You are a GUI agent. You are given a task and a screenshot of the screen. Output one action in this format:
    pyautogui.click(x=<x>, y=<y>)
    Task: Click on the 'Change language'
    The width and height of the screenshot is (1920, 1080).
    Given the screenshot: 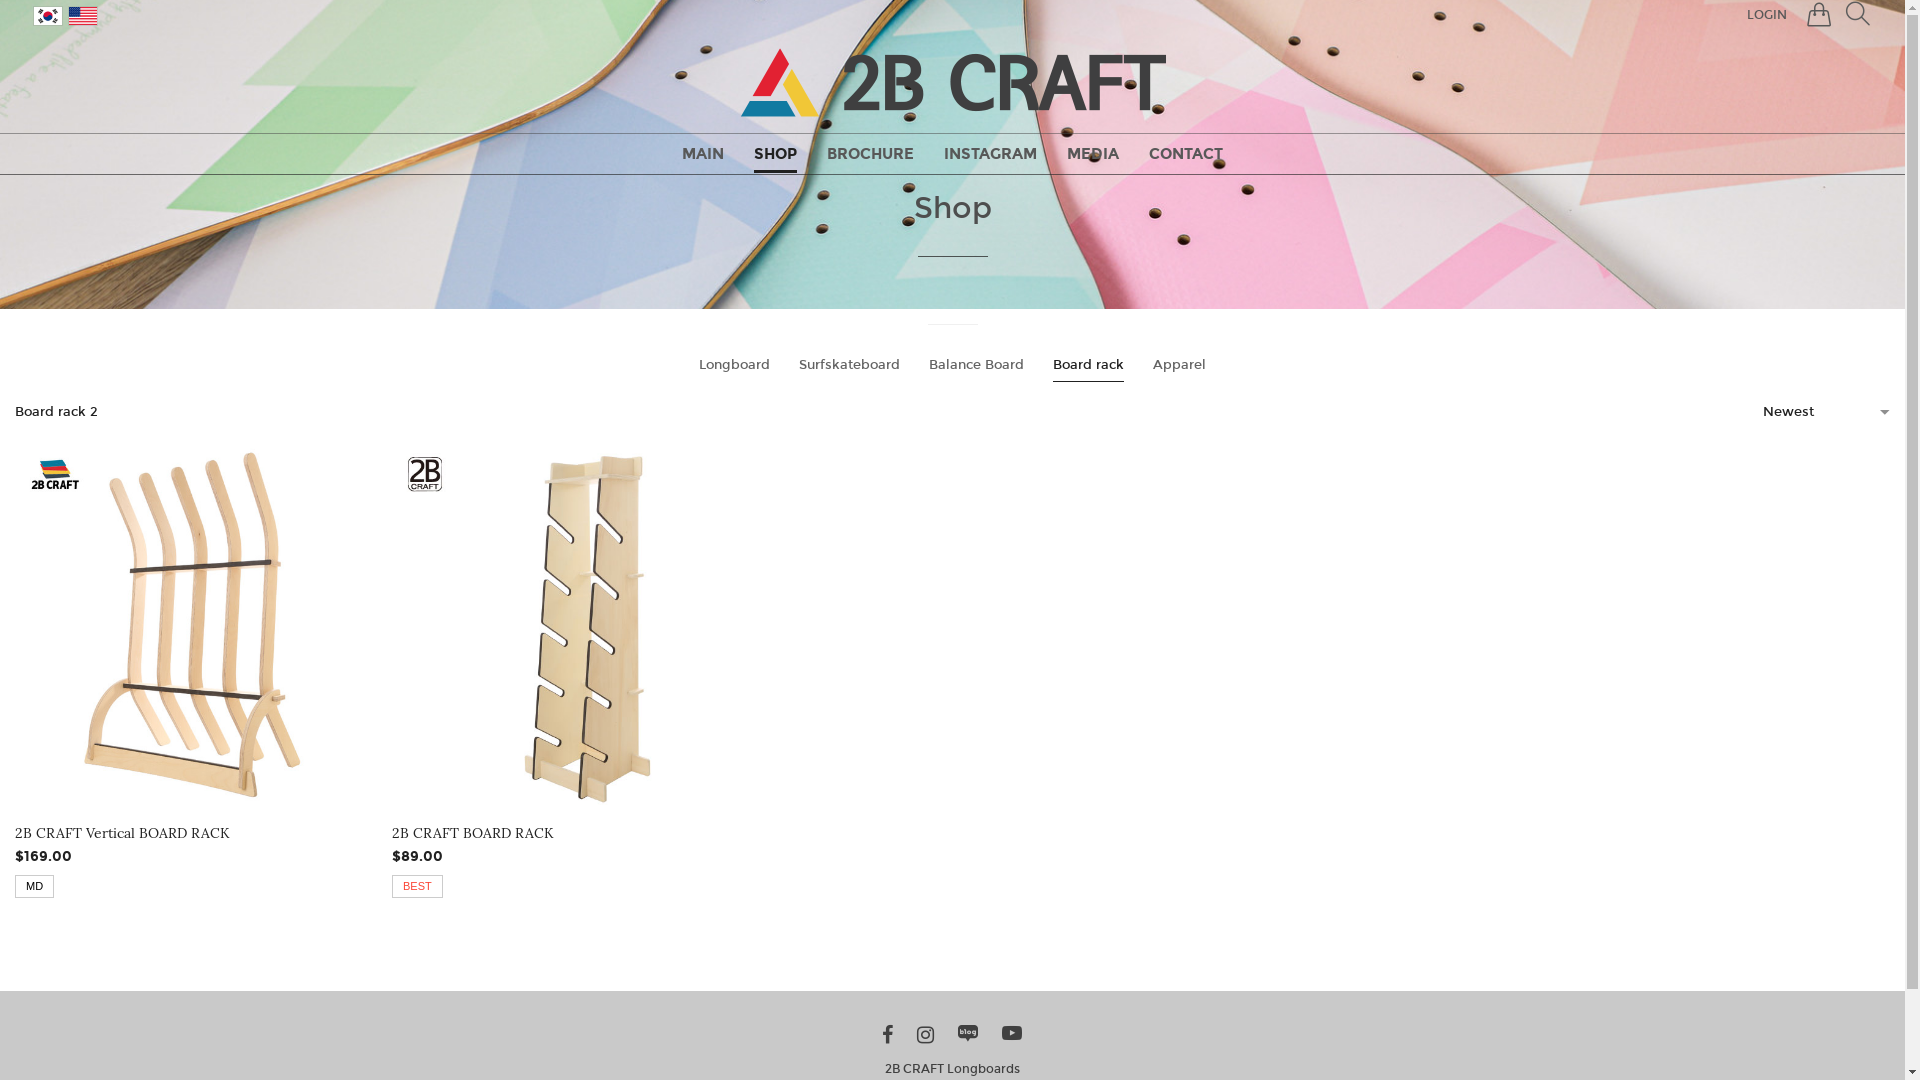 What is the action you would take?
    pyautogui.click(x=47, y=15)
    